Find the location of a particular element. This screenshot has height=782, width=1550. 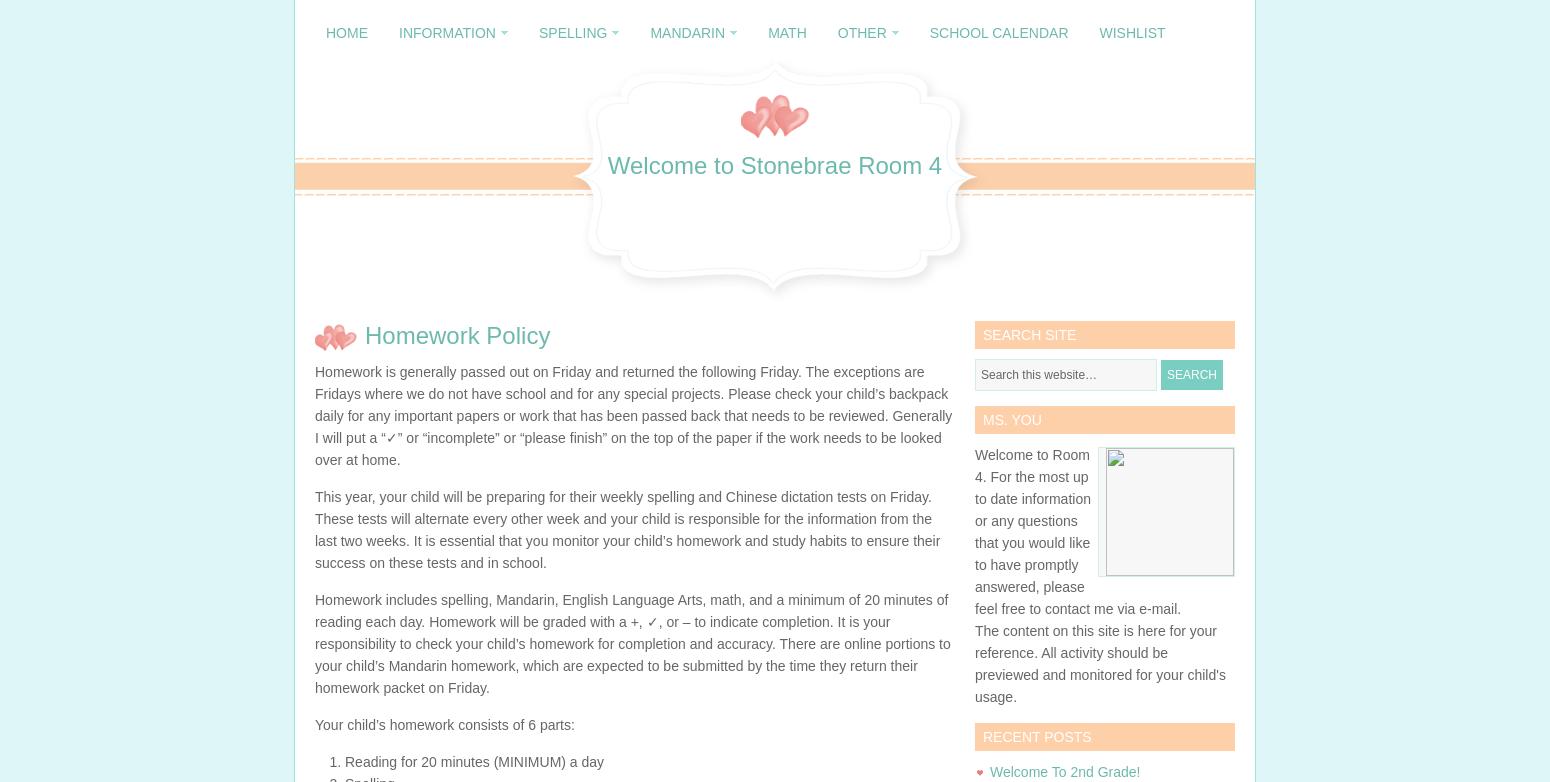

'Search Site' is located at coordinates (1029, 334).